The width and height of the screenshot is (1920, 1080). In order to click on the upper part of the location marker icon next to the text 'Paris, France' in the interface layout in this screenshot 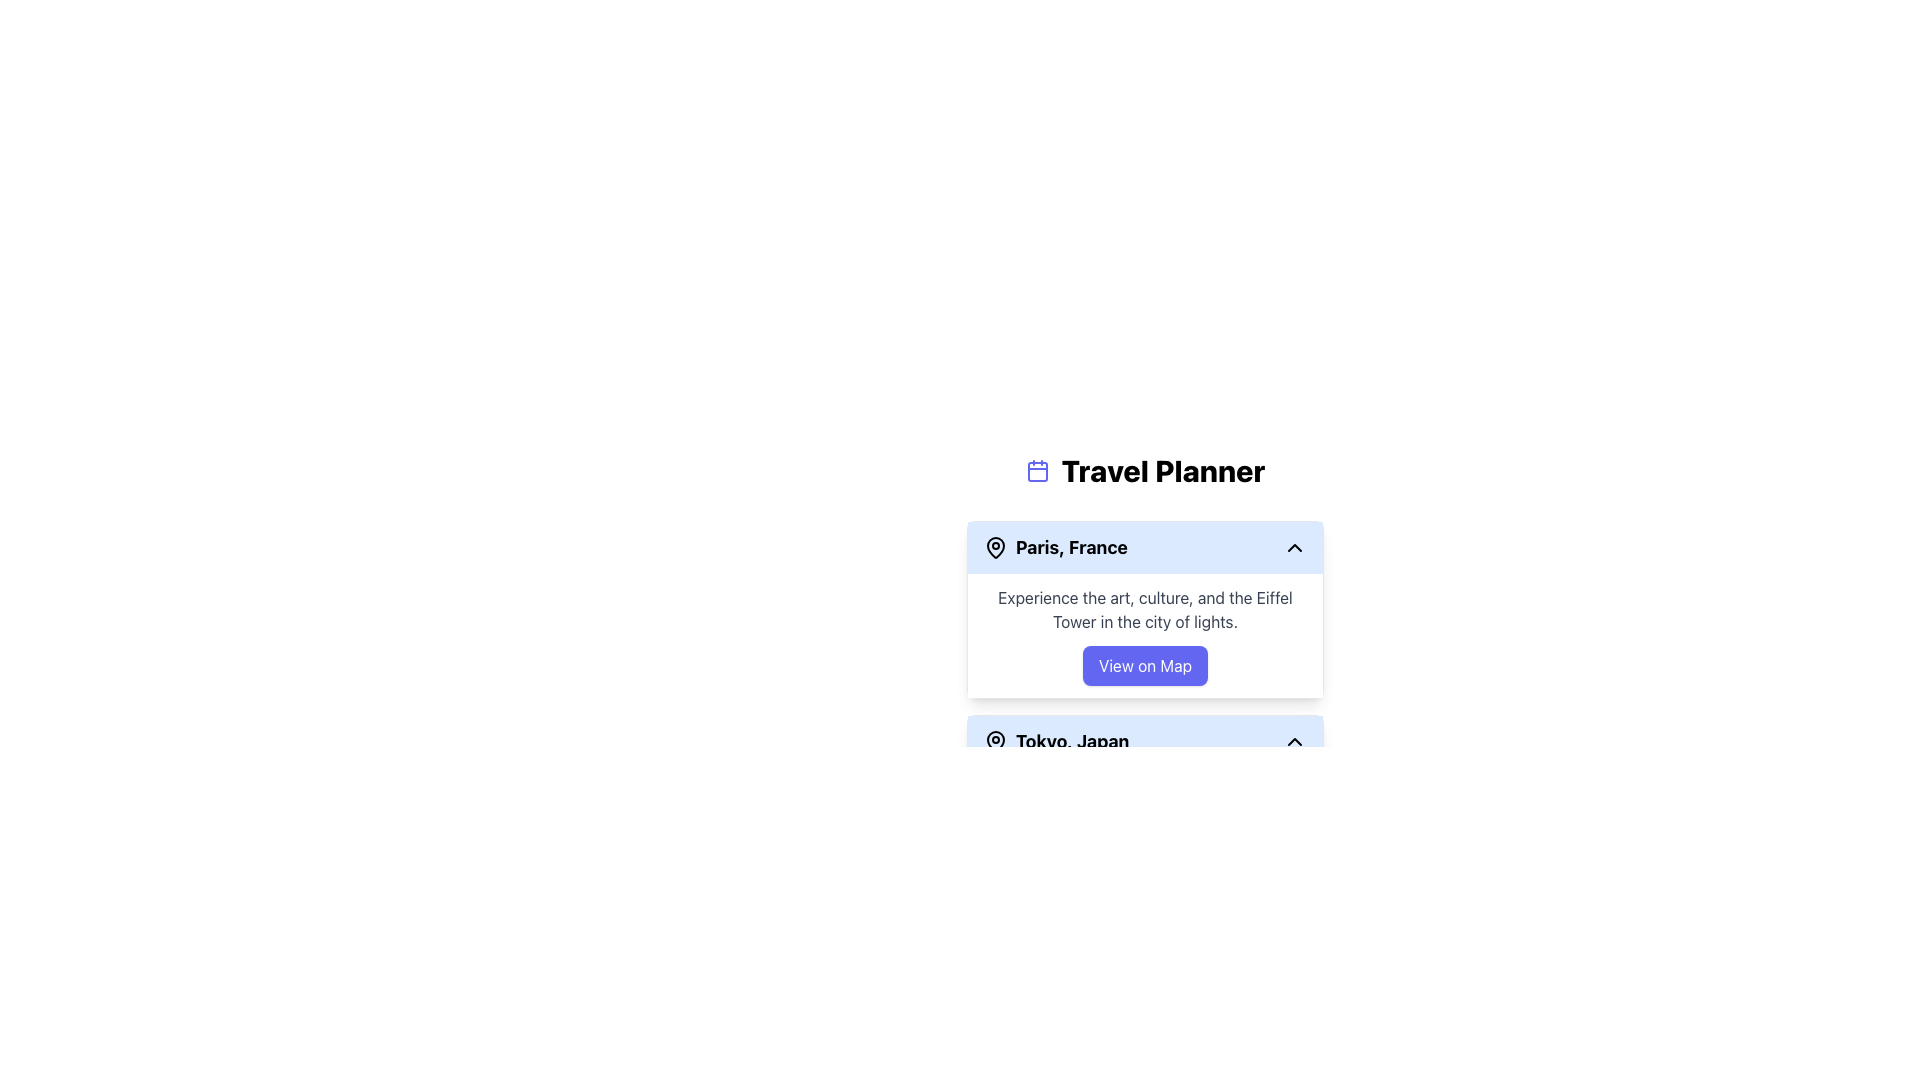, I will do `click(996, 547)`.